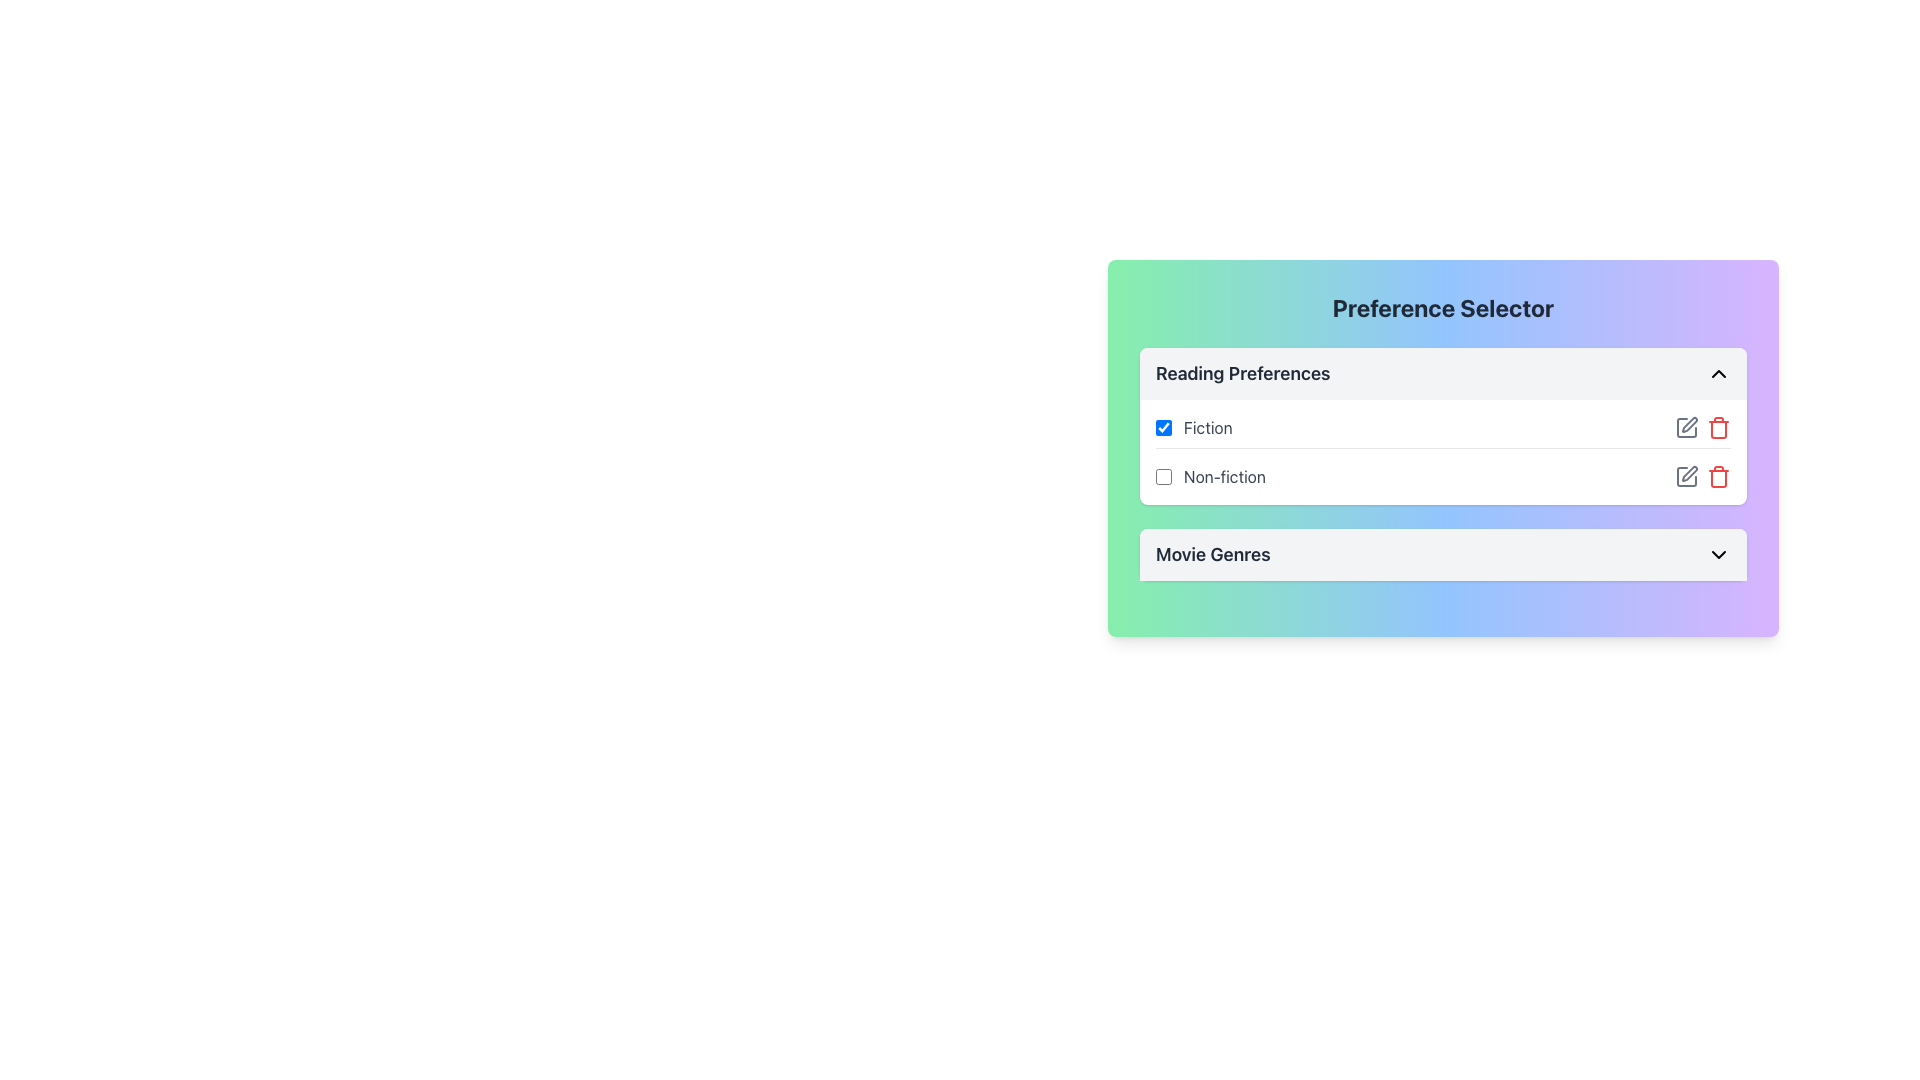  Describe the element at coordinates (1163, 427) in the screenshot. I see `the 'Fiction' checkbox in the 'Reading Preferences' section` at that location.